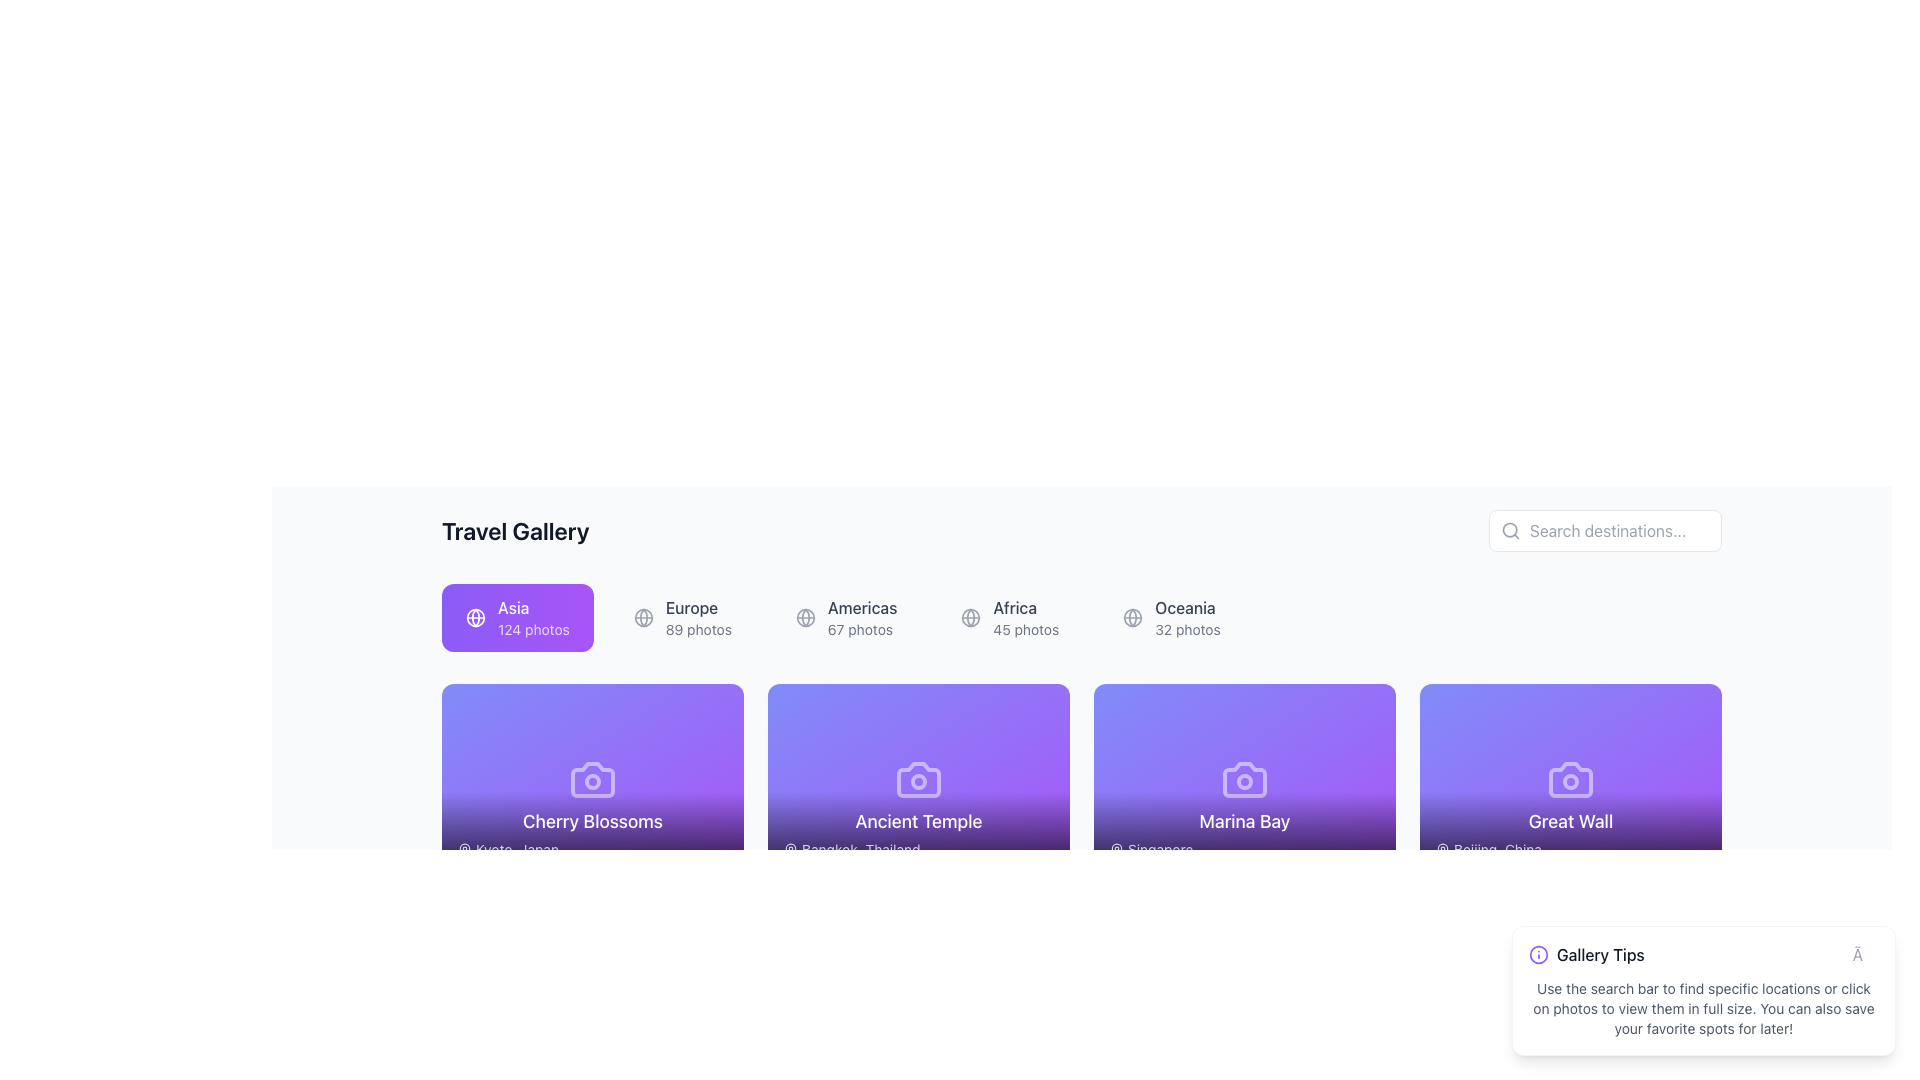 The width and height of the screenshot is (1920, 1080). What do you see at coordinates (1362, 716) in the screenshot?
I see `the circular maximize button located in the top-right corner of the 'Marina Bay' card` at bounding box center [1362, 716].